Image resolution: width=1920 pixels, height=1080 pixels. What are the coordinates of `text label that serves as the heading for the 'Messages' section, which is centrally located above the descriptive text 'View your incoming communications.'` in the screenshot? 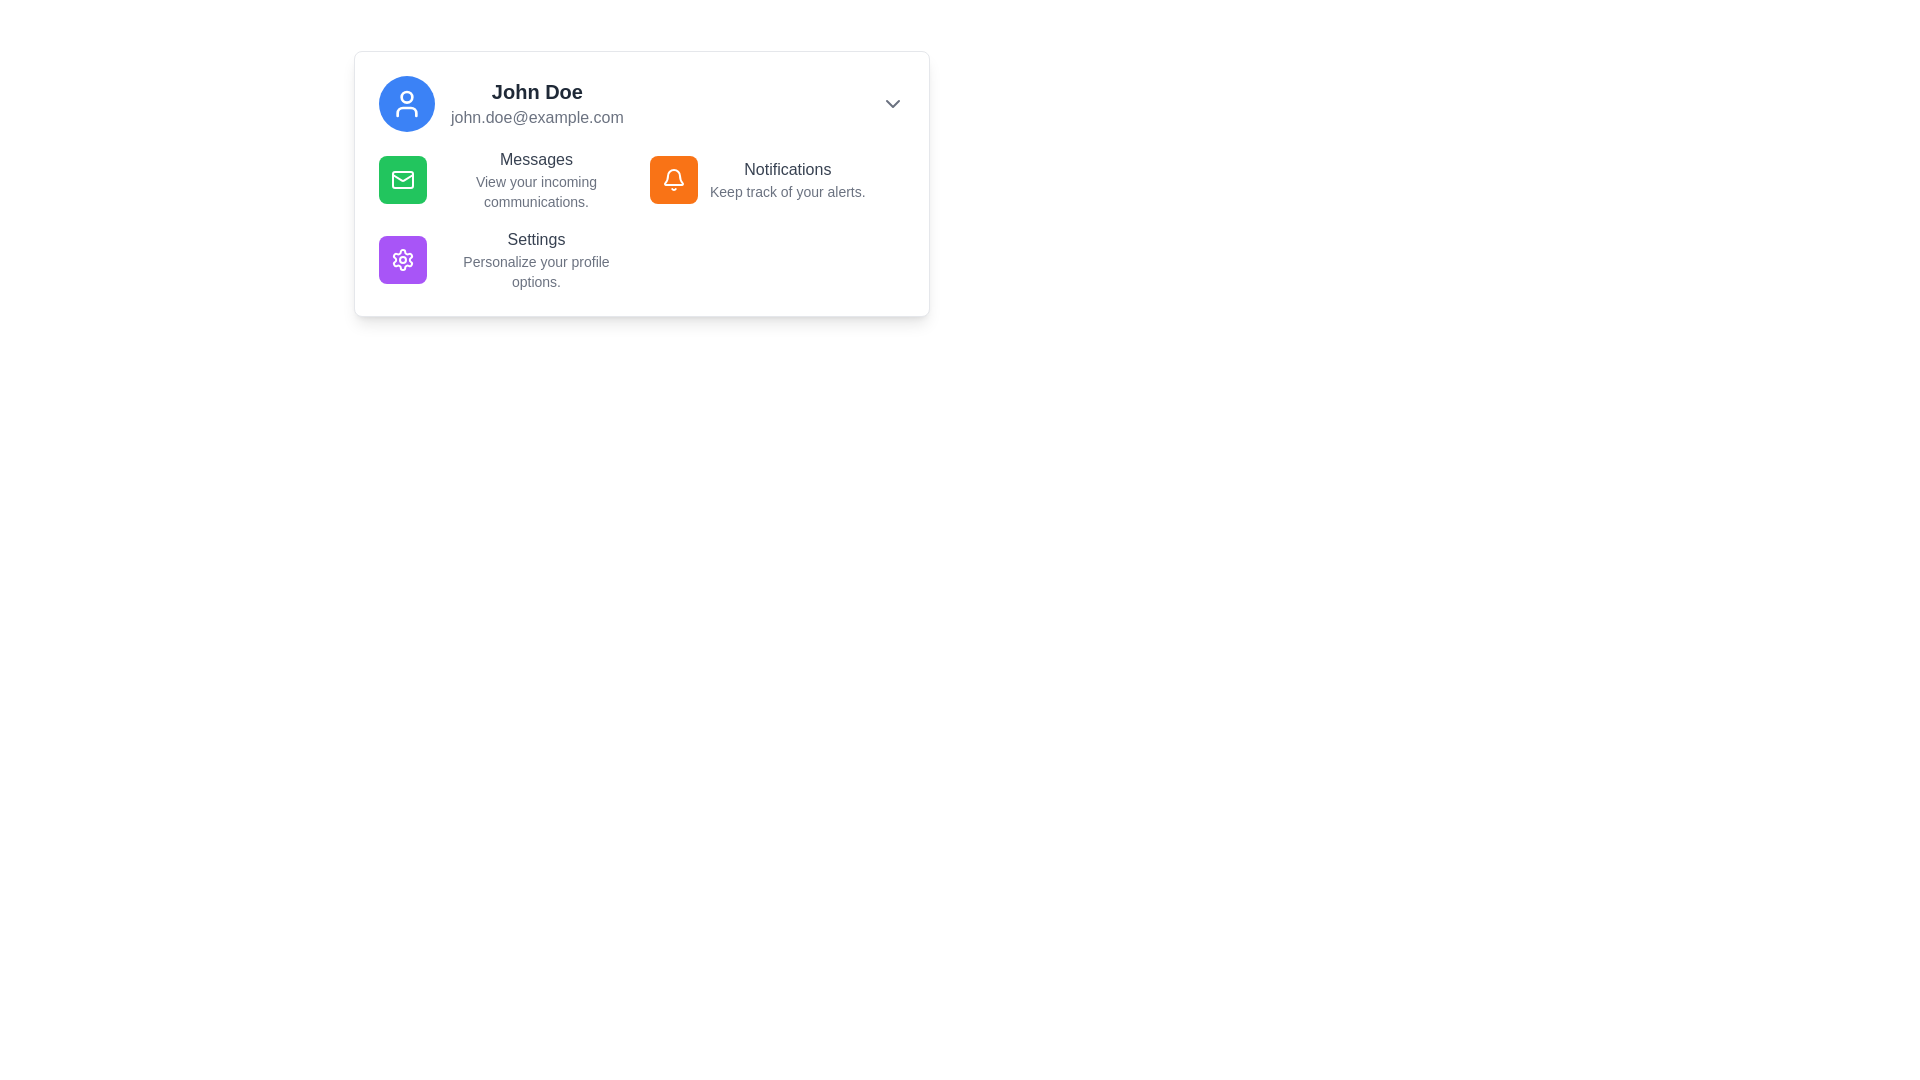 It's located at (536, 158).